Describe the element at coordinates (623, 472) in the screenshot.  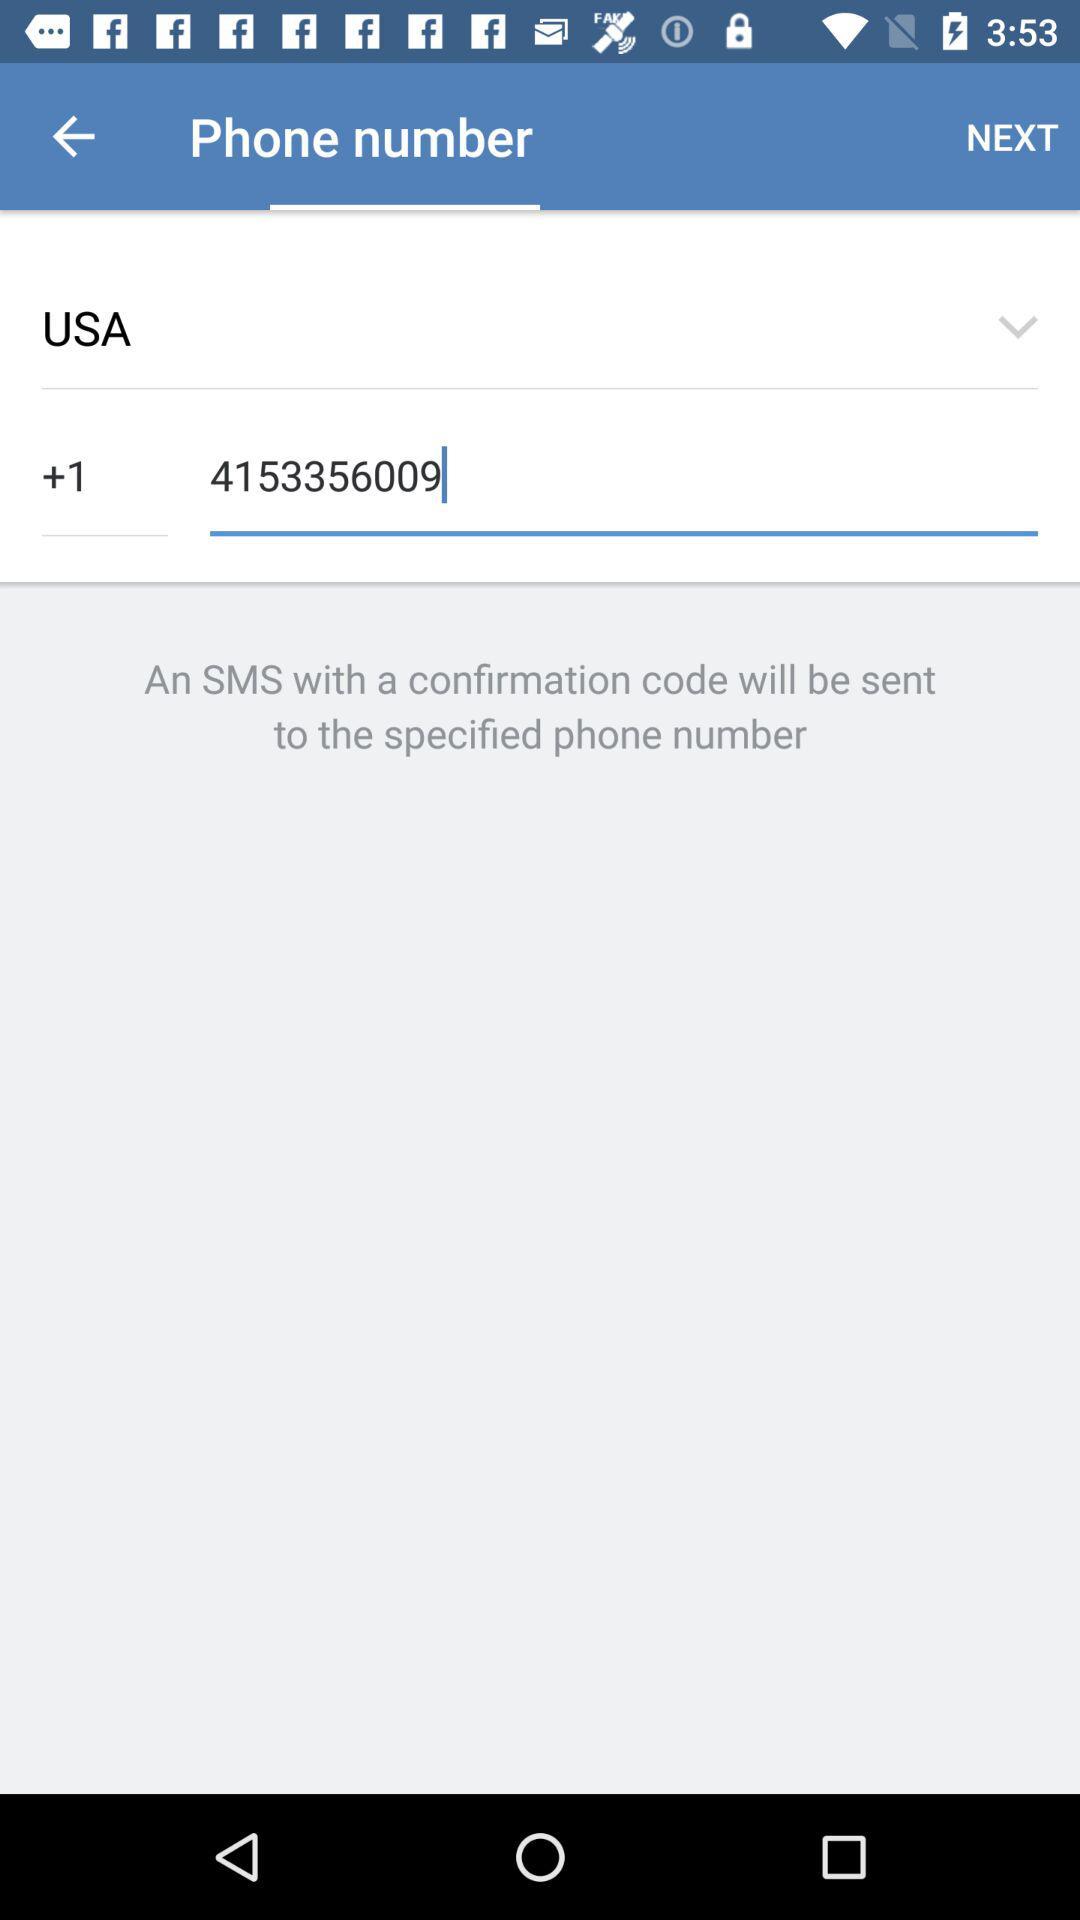
I see `the icon to the right of the +1` at that location.